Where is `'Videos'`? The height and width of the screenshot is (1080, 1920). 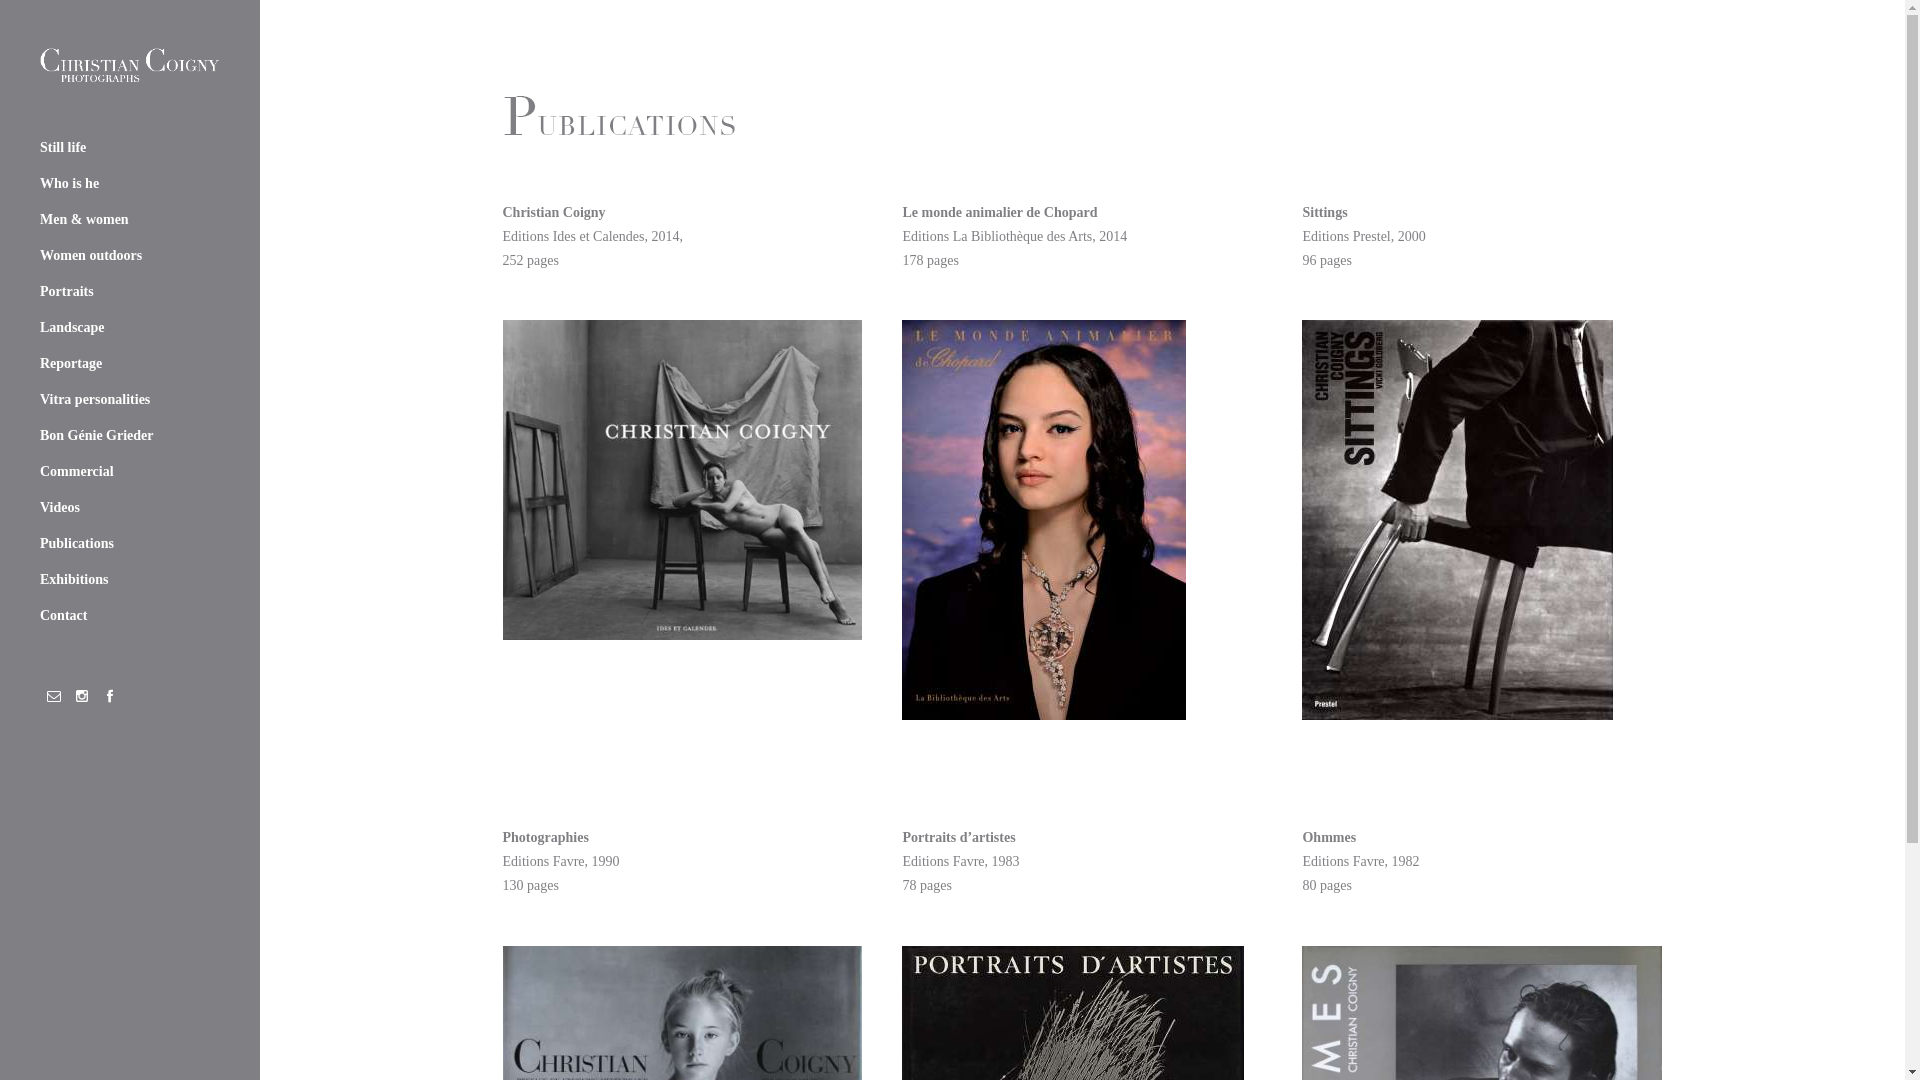 'Videos' is located at coordinates (128, 507).